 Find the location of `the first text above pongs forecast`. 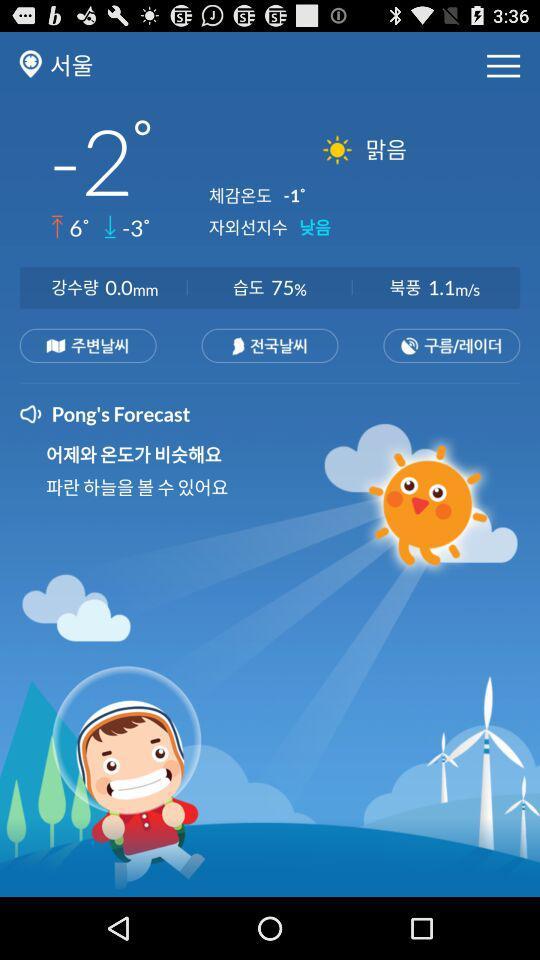

the first text above pongs forecast is located at coordinates (87, 345).